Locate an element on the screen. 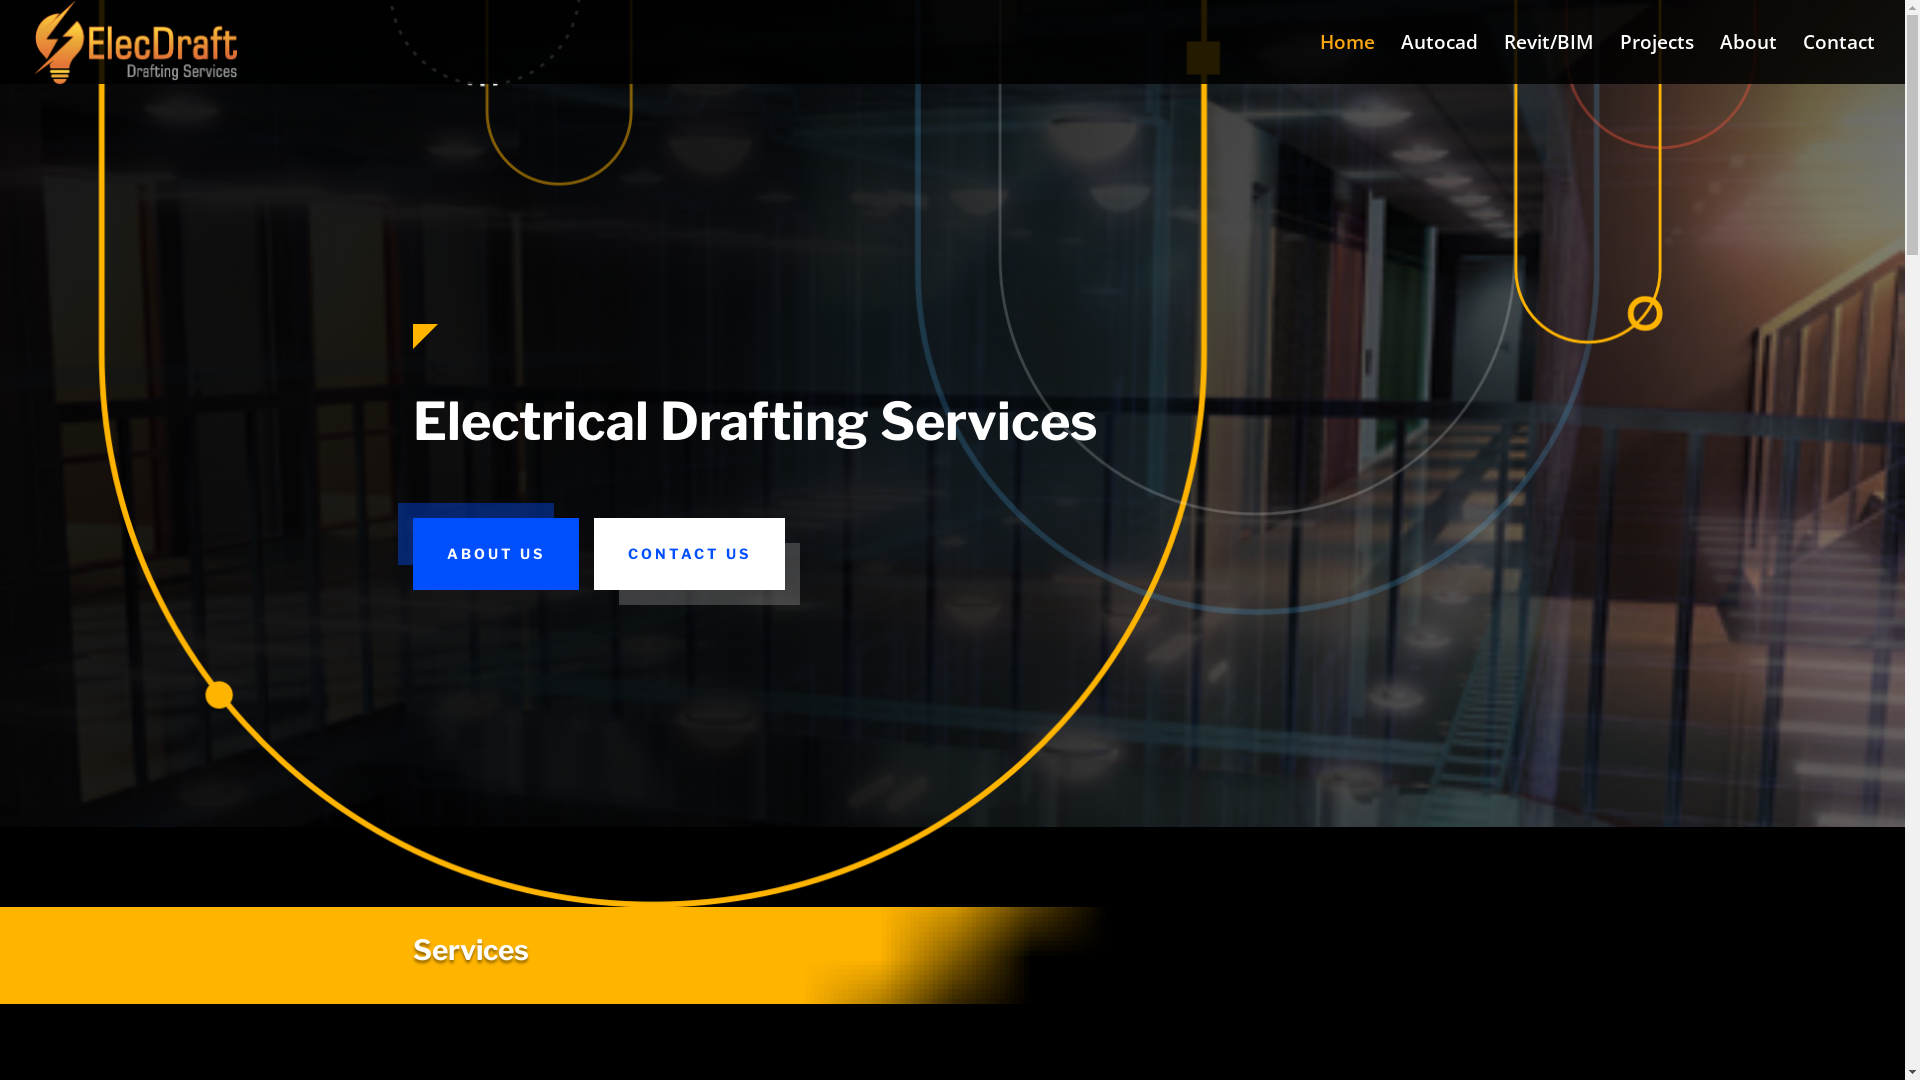 This screenshot has width=1920, height=1080. 'ABOUT US' is located at coordinates (494, 554).